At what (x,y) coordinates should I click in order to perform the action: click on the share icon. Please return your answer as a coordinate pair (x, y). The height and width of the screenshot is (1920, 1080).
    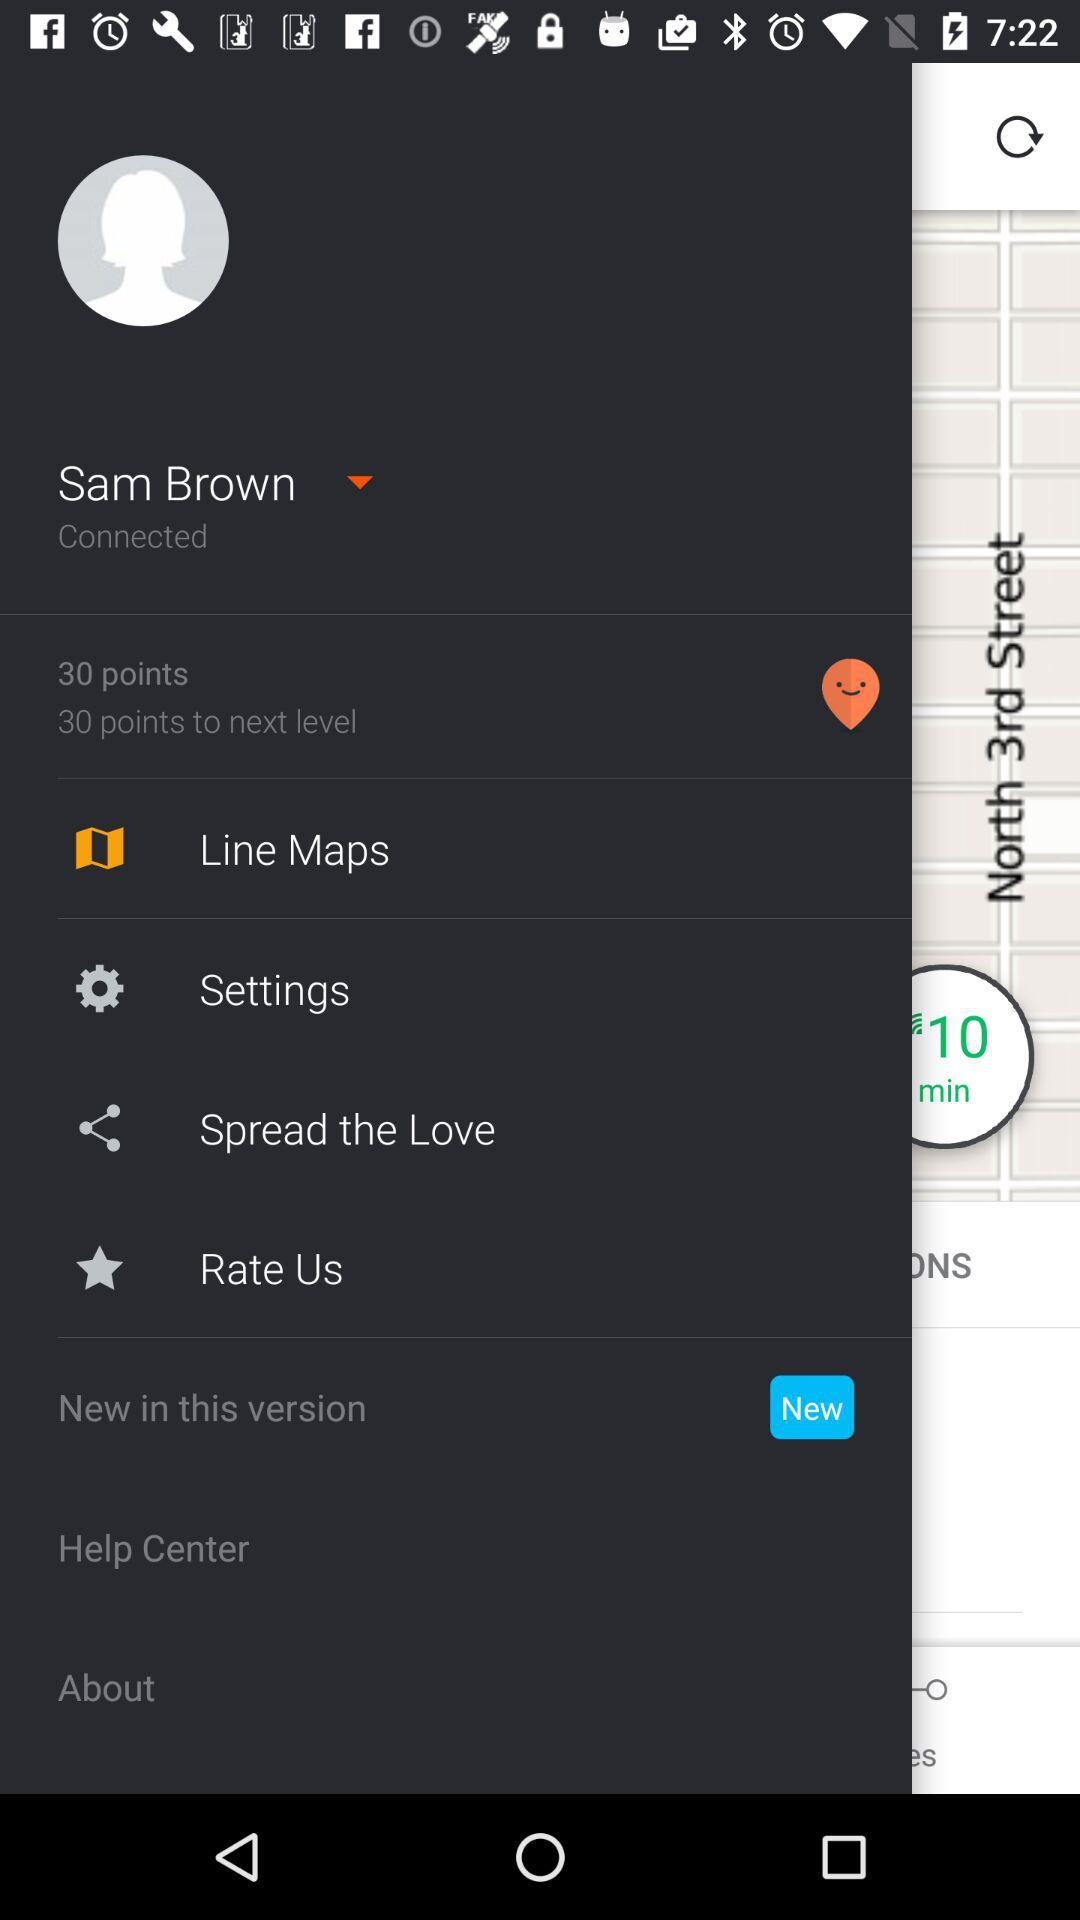
    Looking at the image, I should click on (83, 1115).